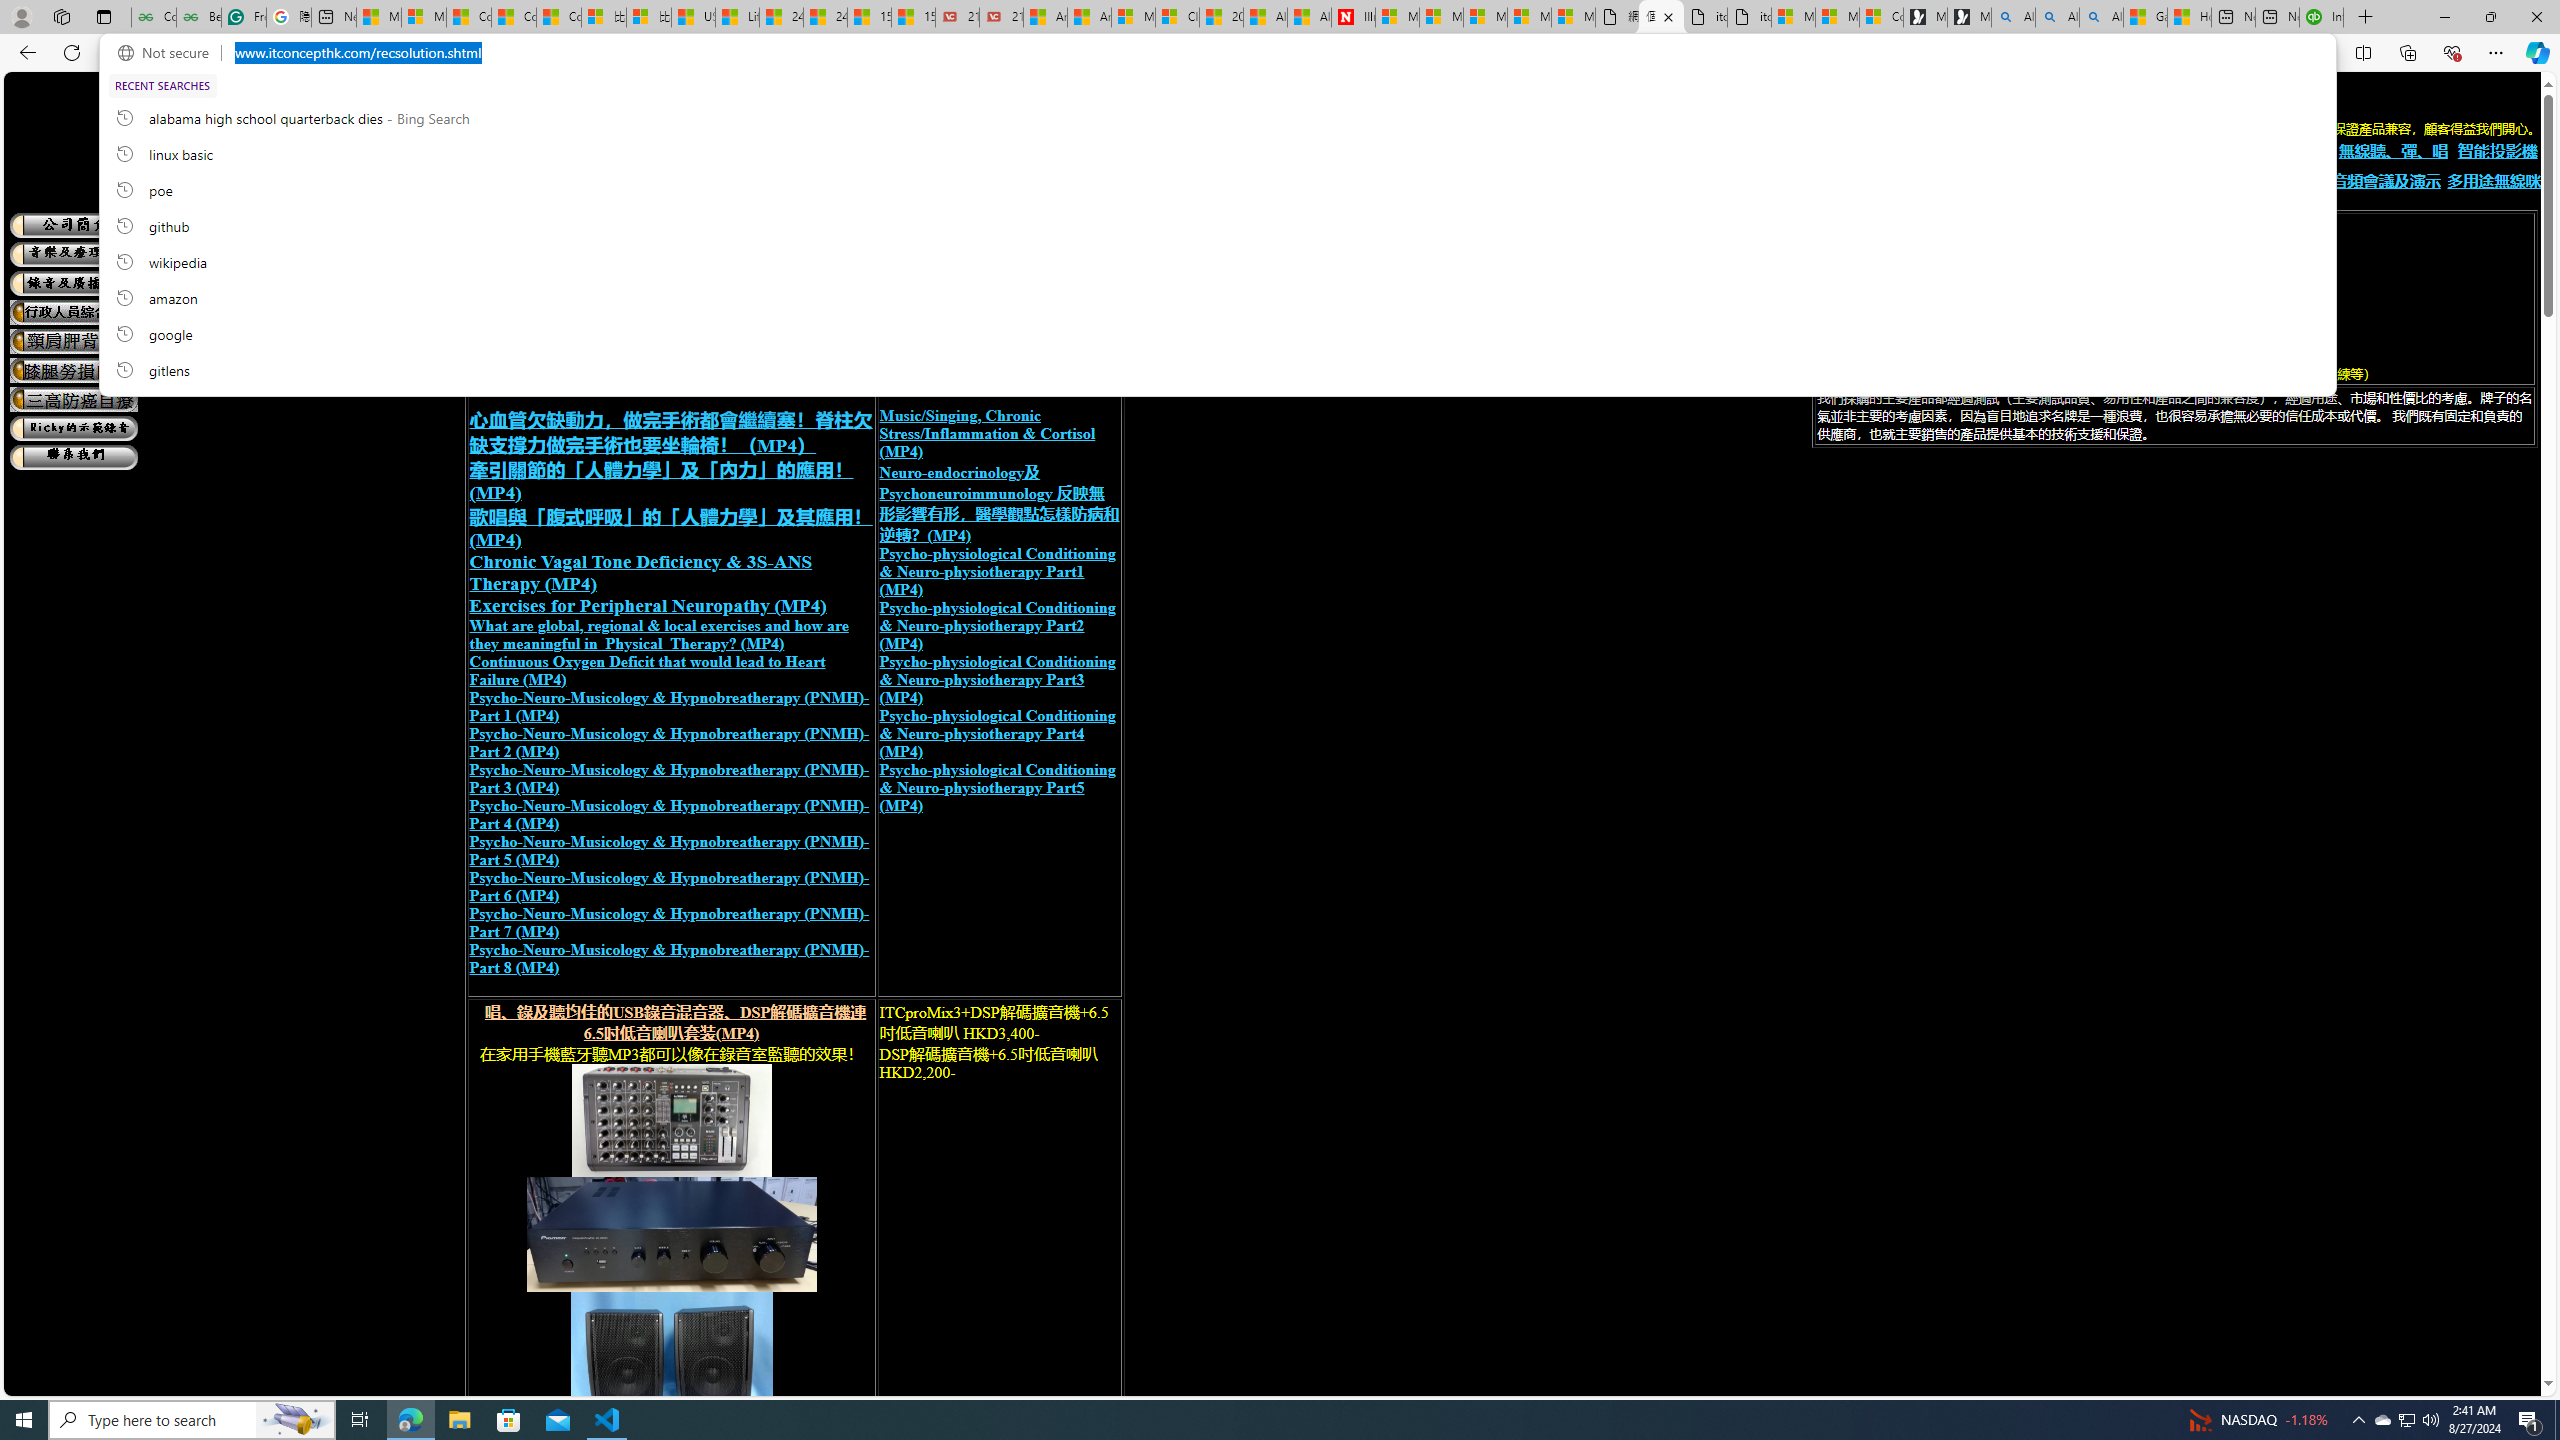 The image size is (2560, 1440). Describe the element at coordinates (2013, 16) in the screenshot. I see `'Alabama high school quarterback dies - Search'` at that location.